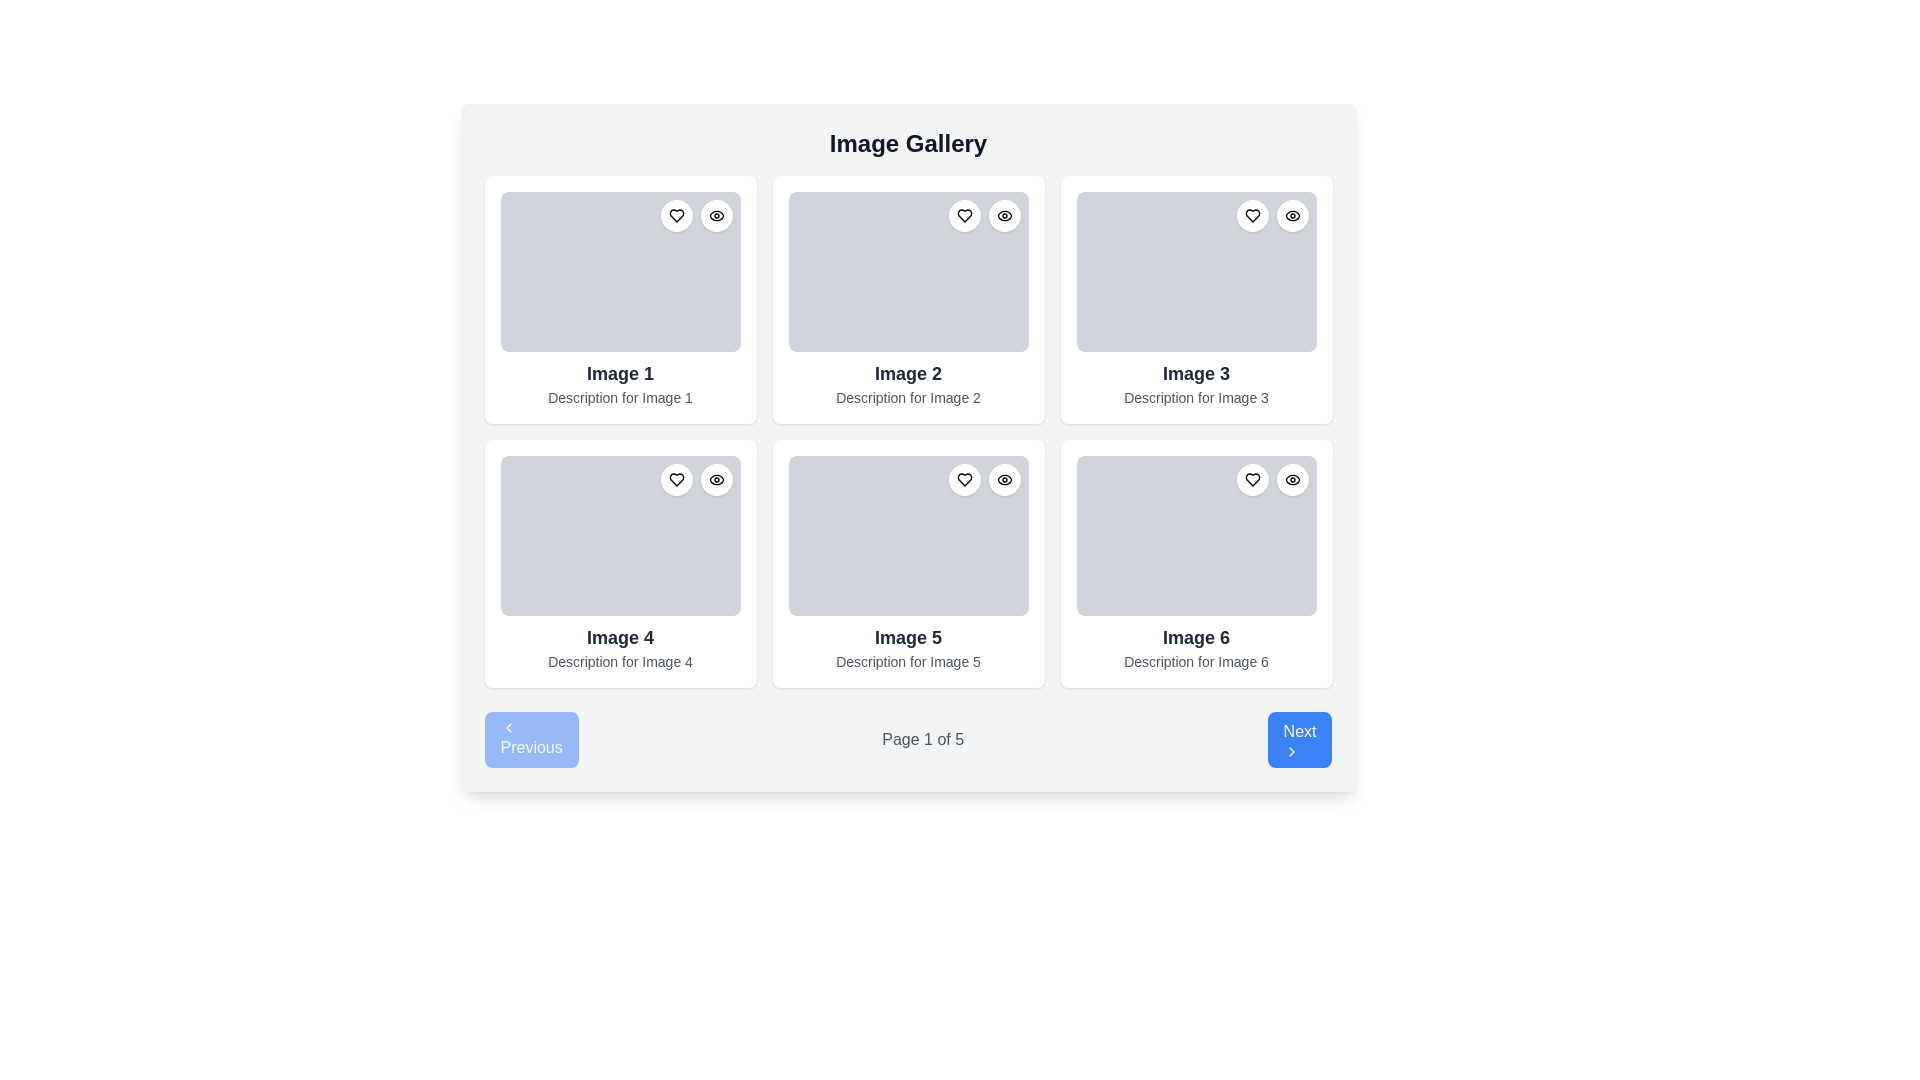  Describe the element at coordinates (716, 479) in the screenshot. I see `the view/preview button located at the rightmost position in the interactive header of the fourth image card` at that location.